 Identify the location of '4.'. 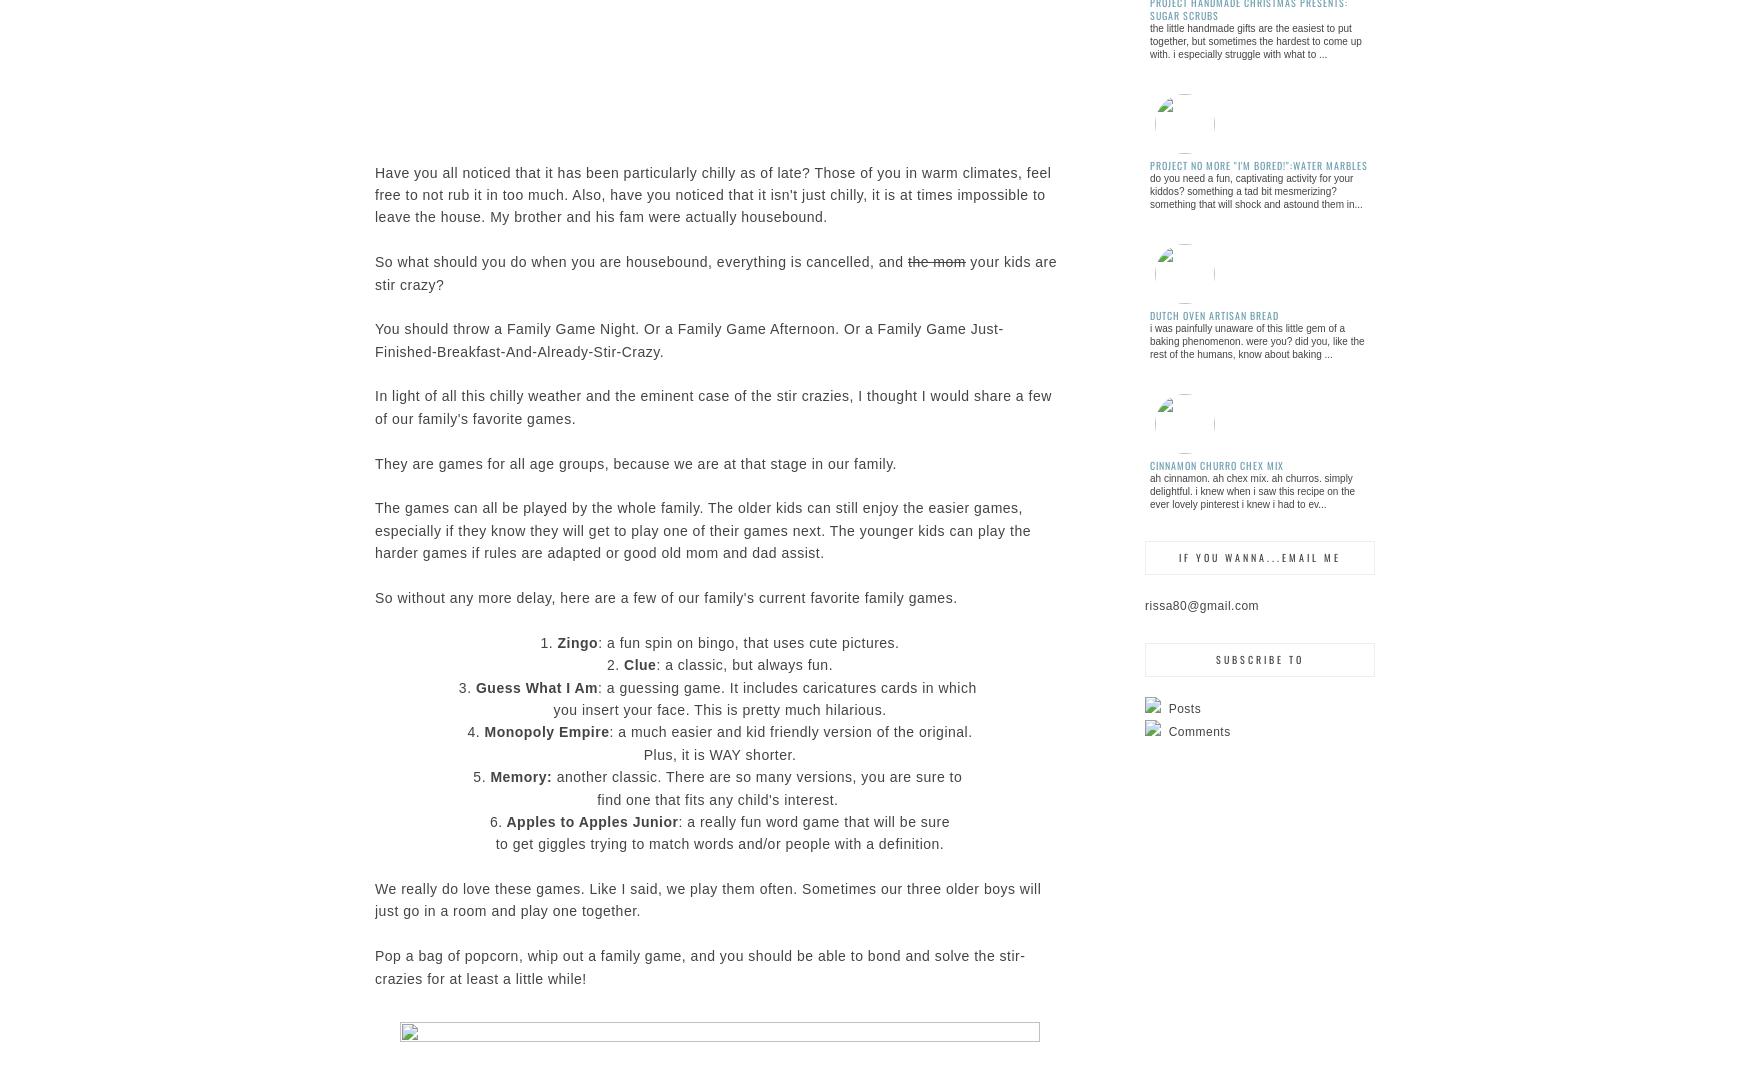
(475, 730).